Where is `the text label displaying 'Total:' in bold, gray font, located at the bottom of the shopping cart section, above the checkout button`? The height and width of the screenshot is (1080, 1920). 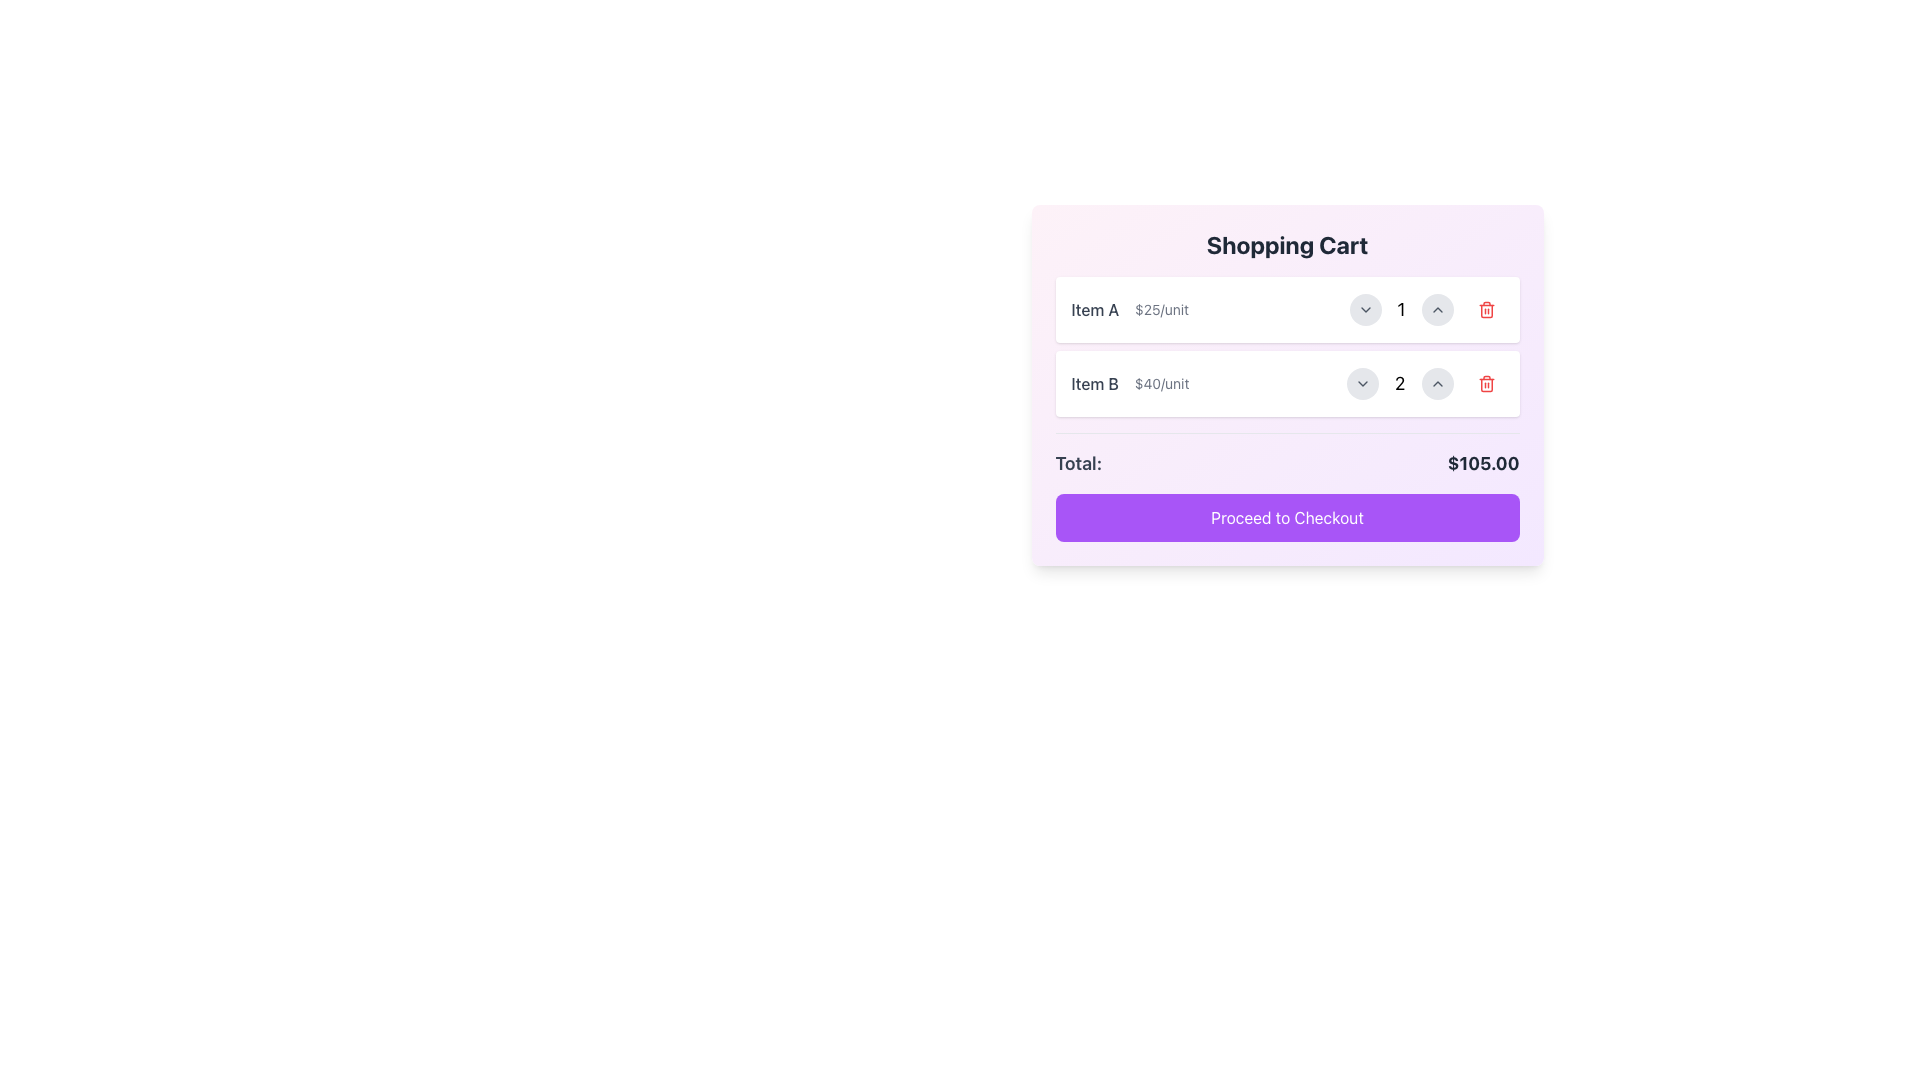 the text label displaying 'Total:' in bold, gray font, located at the bottom of the shopping cart section, above the checkout button is located at coordinates (1077, 463).